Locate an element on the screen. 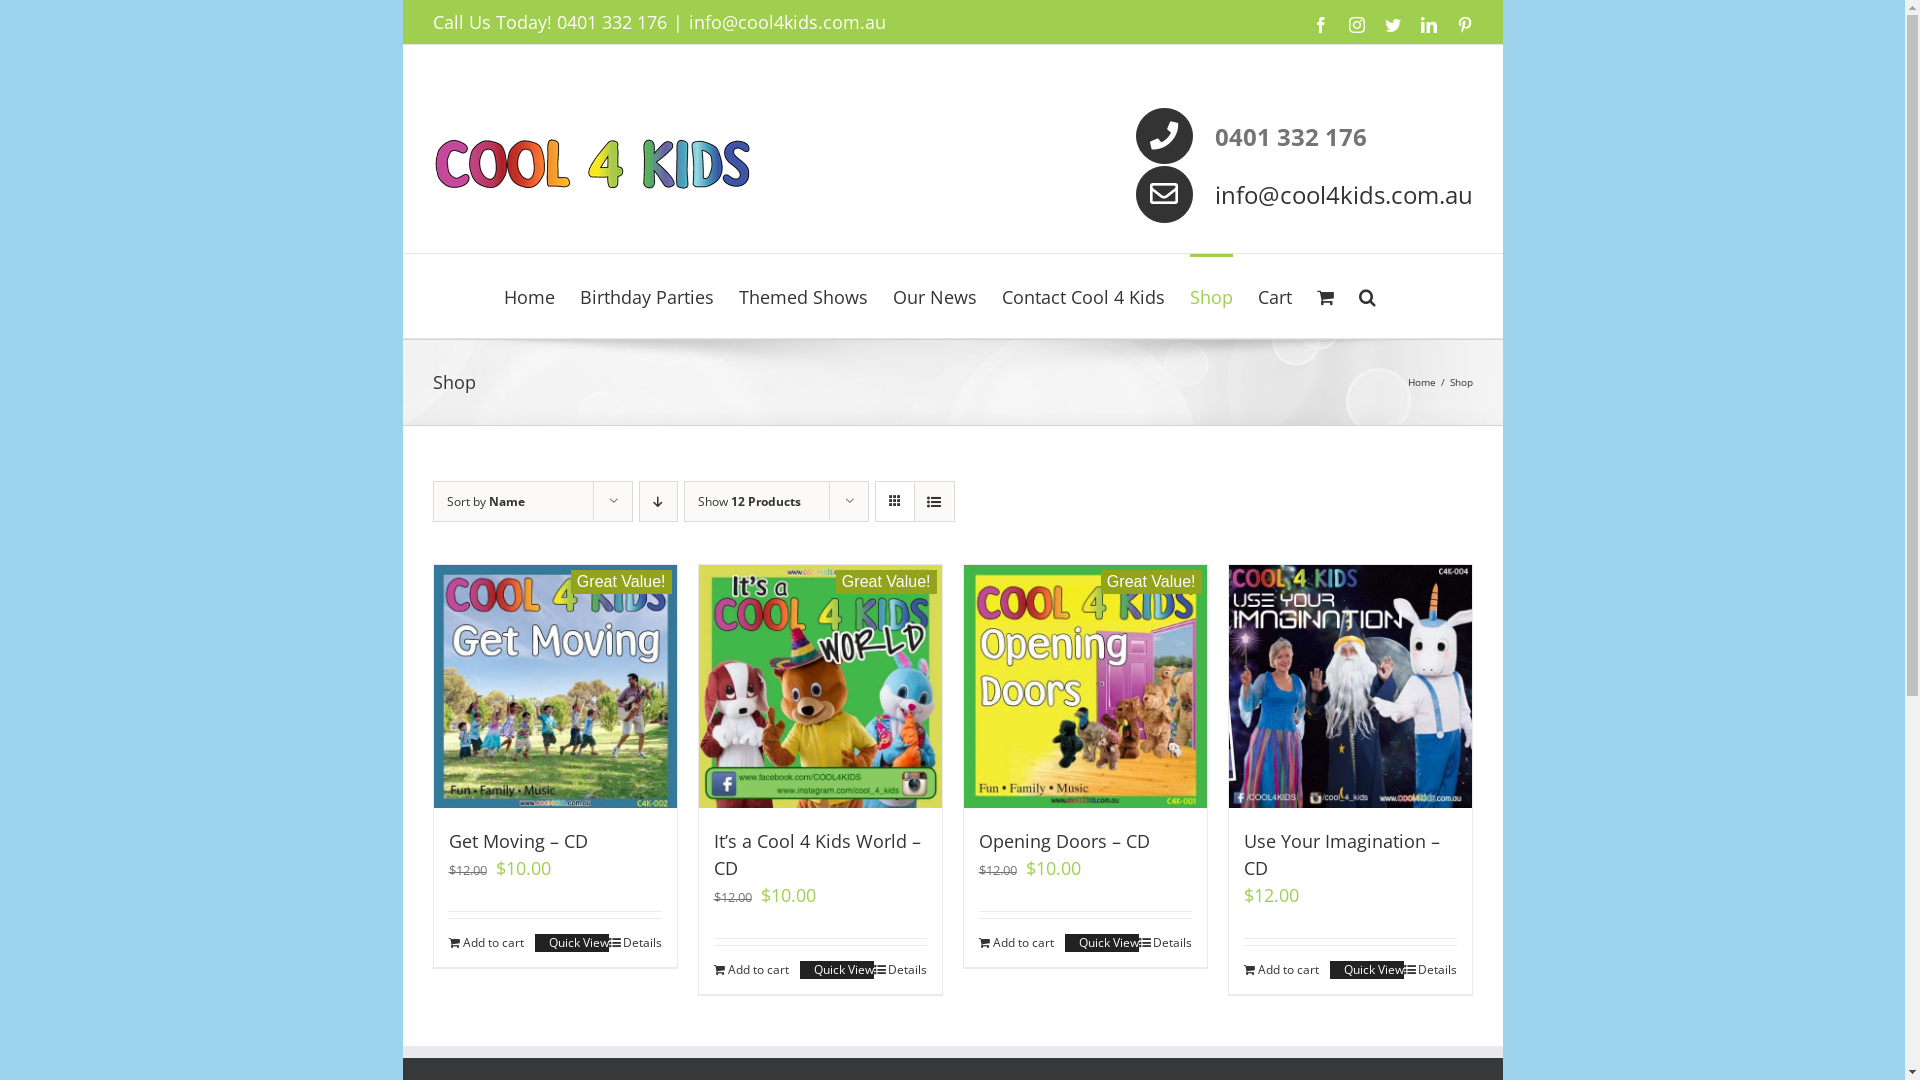 Image resolution: width=1920 pixels, height=1080 pixels. 'LinkedIn' is located at coordinates (1427, 24).